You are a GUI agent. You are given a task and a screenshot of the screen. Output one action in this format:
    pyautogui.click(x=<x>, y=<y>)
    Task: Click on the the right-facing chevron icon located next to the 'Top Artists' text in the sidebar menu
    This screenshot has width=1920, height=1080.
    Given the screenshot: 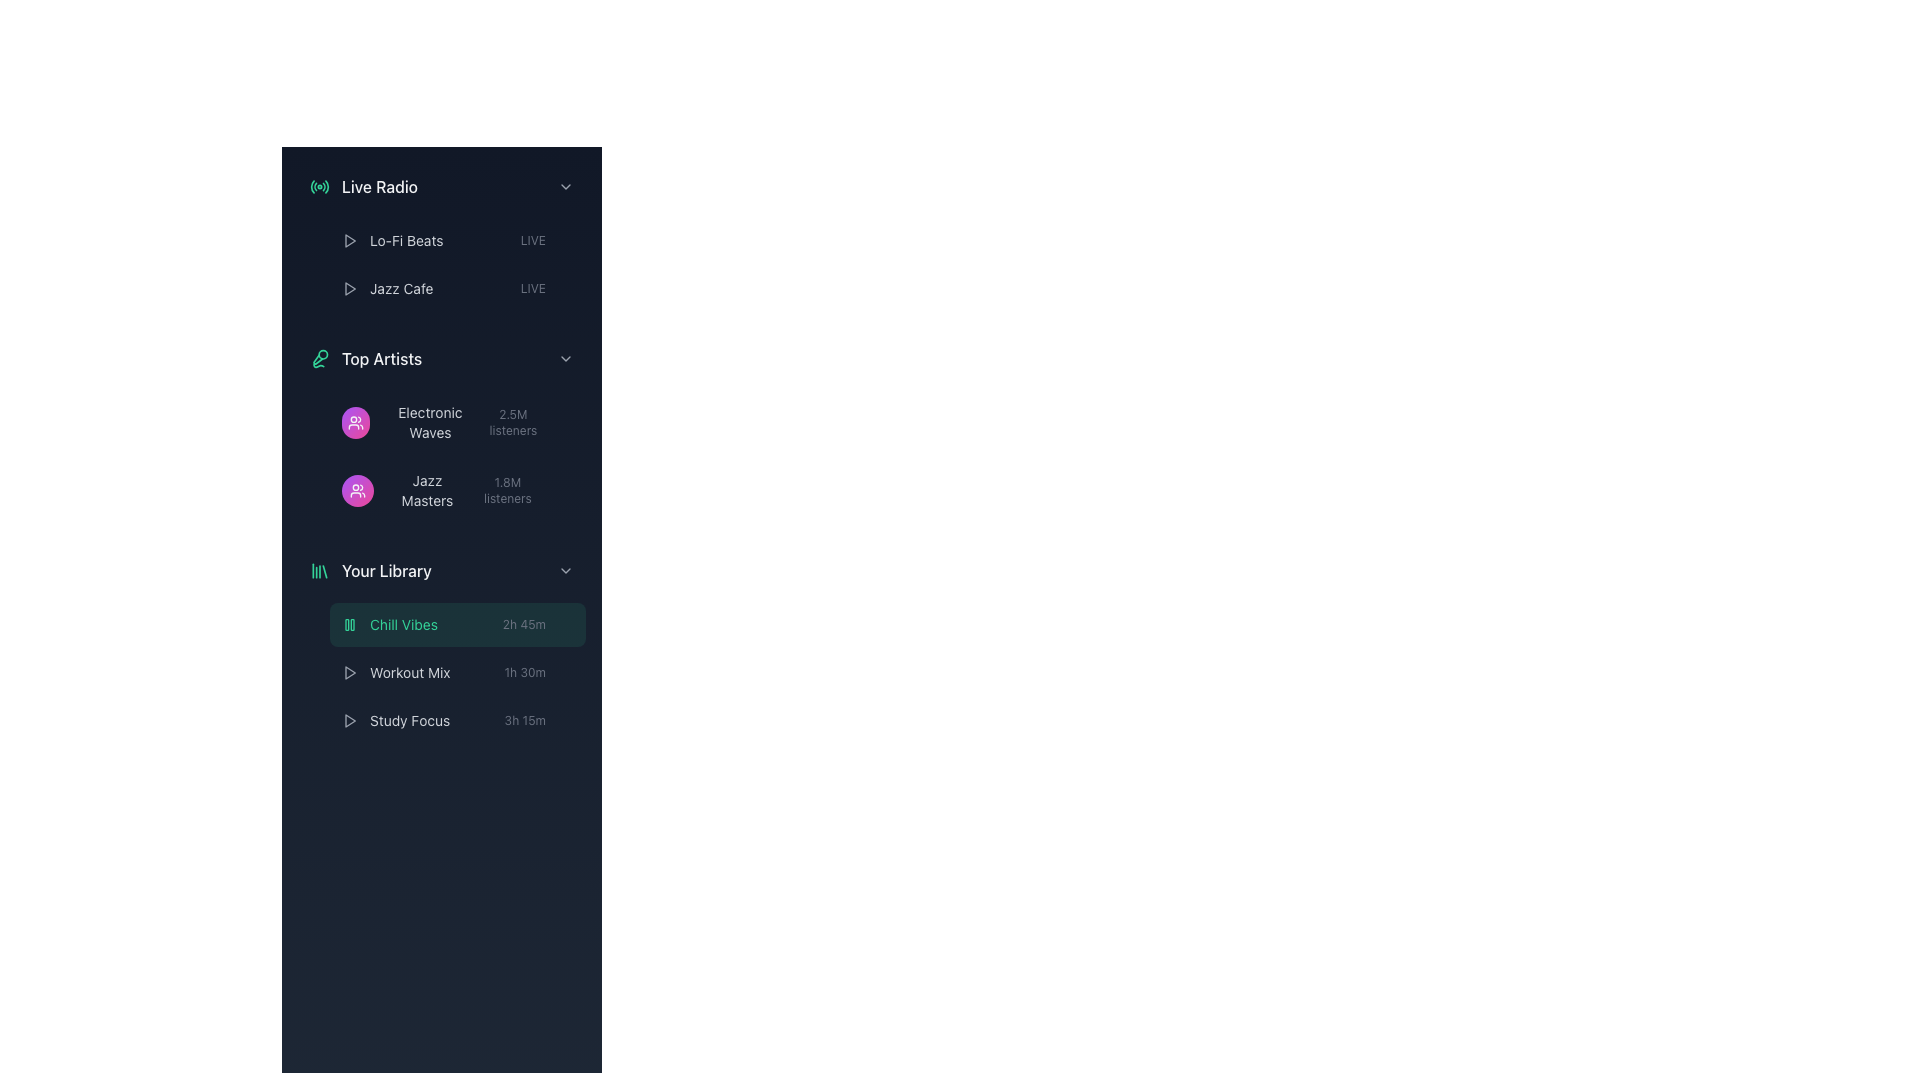 What is the action you would take?
    pyautogui.click(x=565, y=357)
    